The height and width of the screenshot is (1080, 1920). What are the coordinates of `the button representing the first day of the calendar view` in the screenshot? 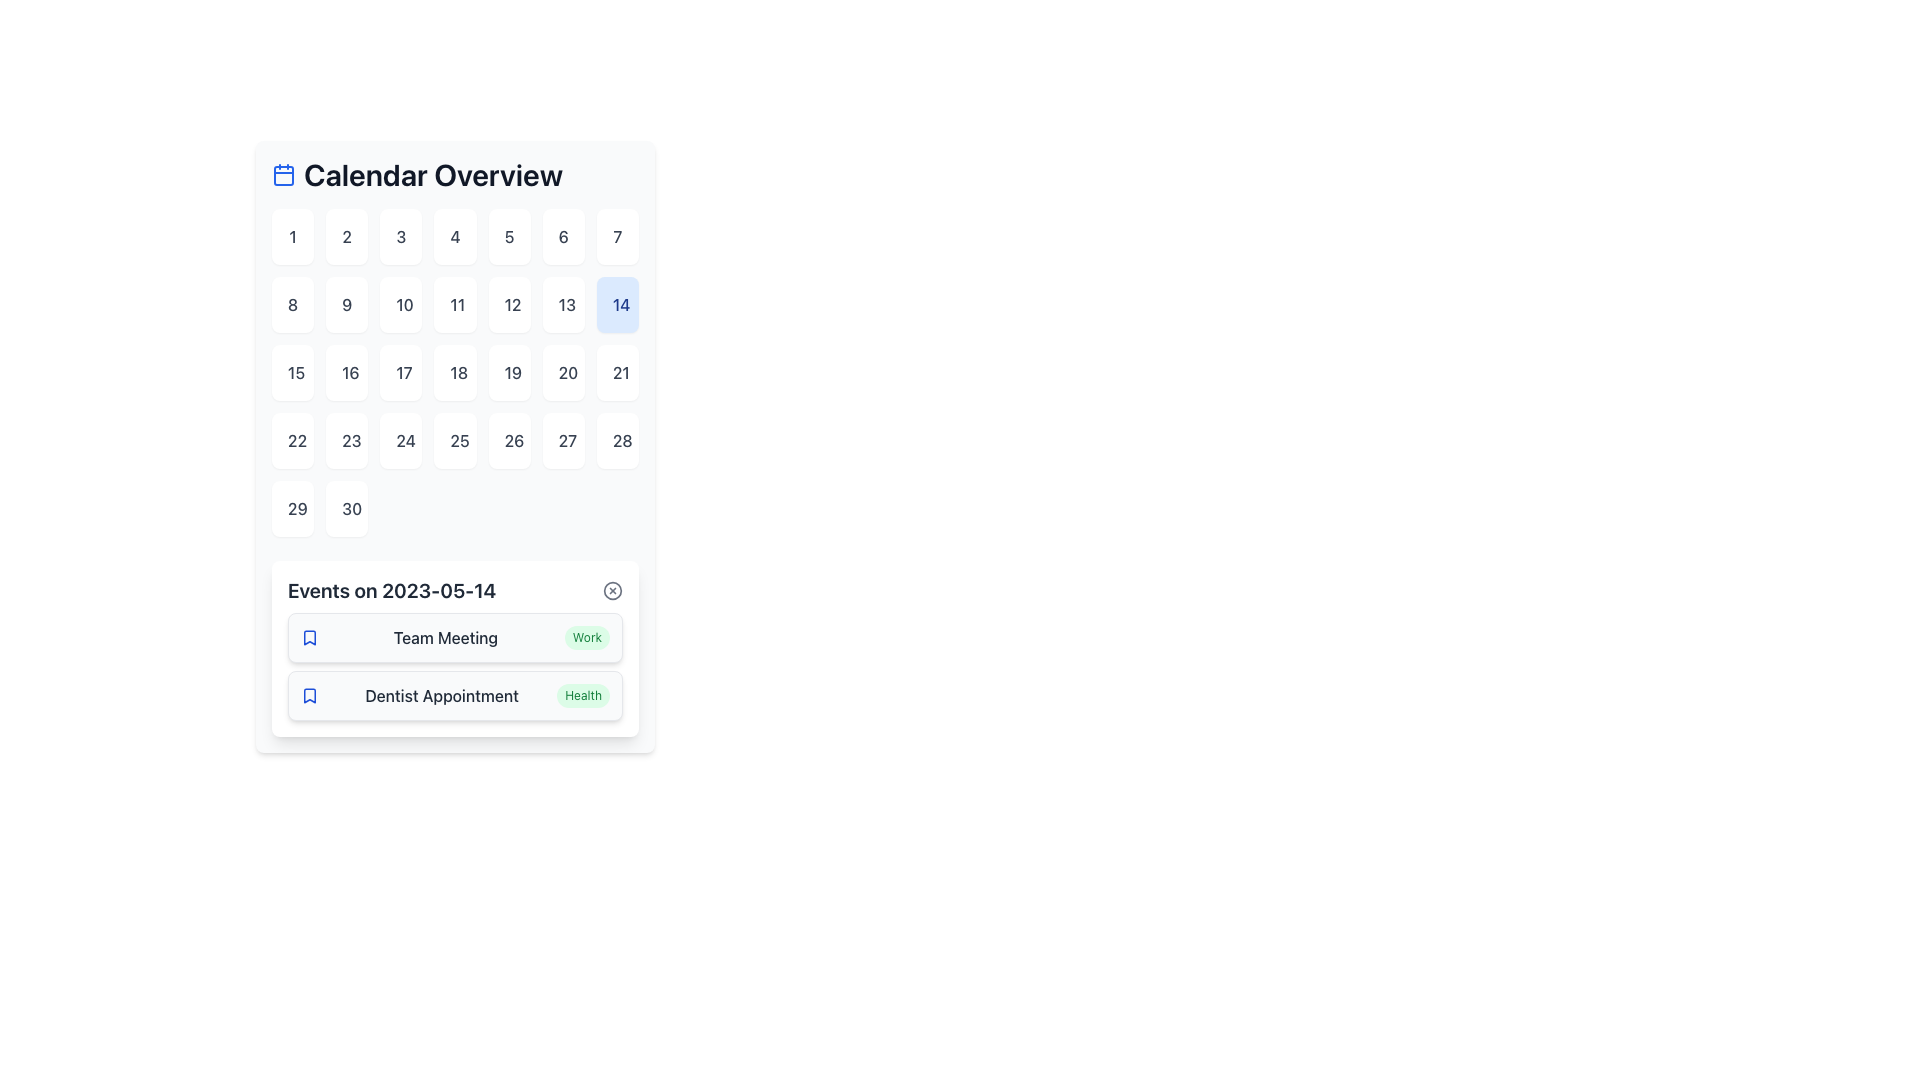 It's located at (291, 235).